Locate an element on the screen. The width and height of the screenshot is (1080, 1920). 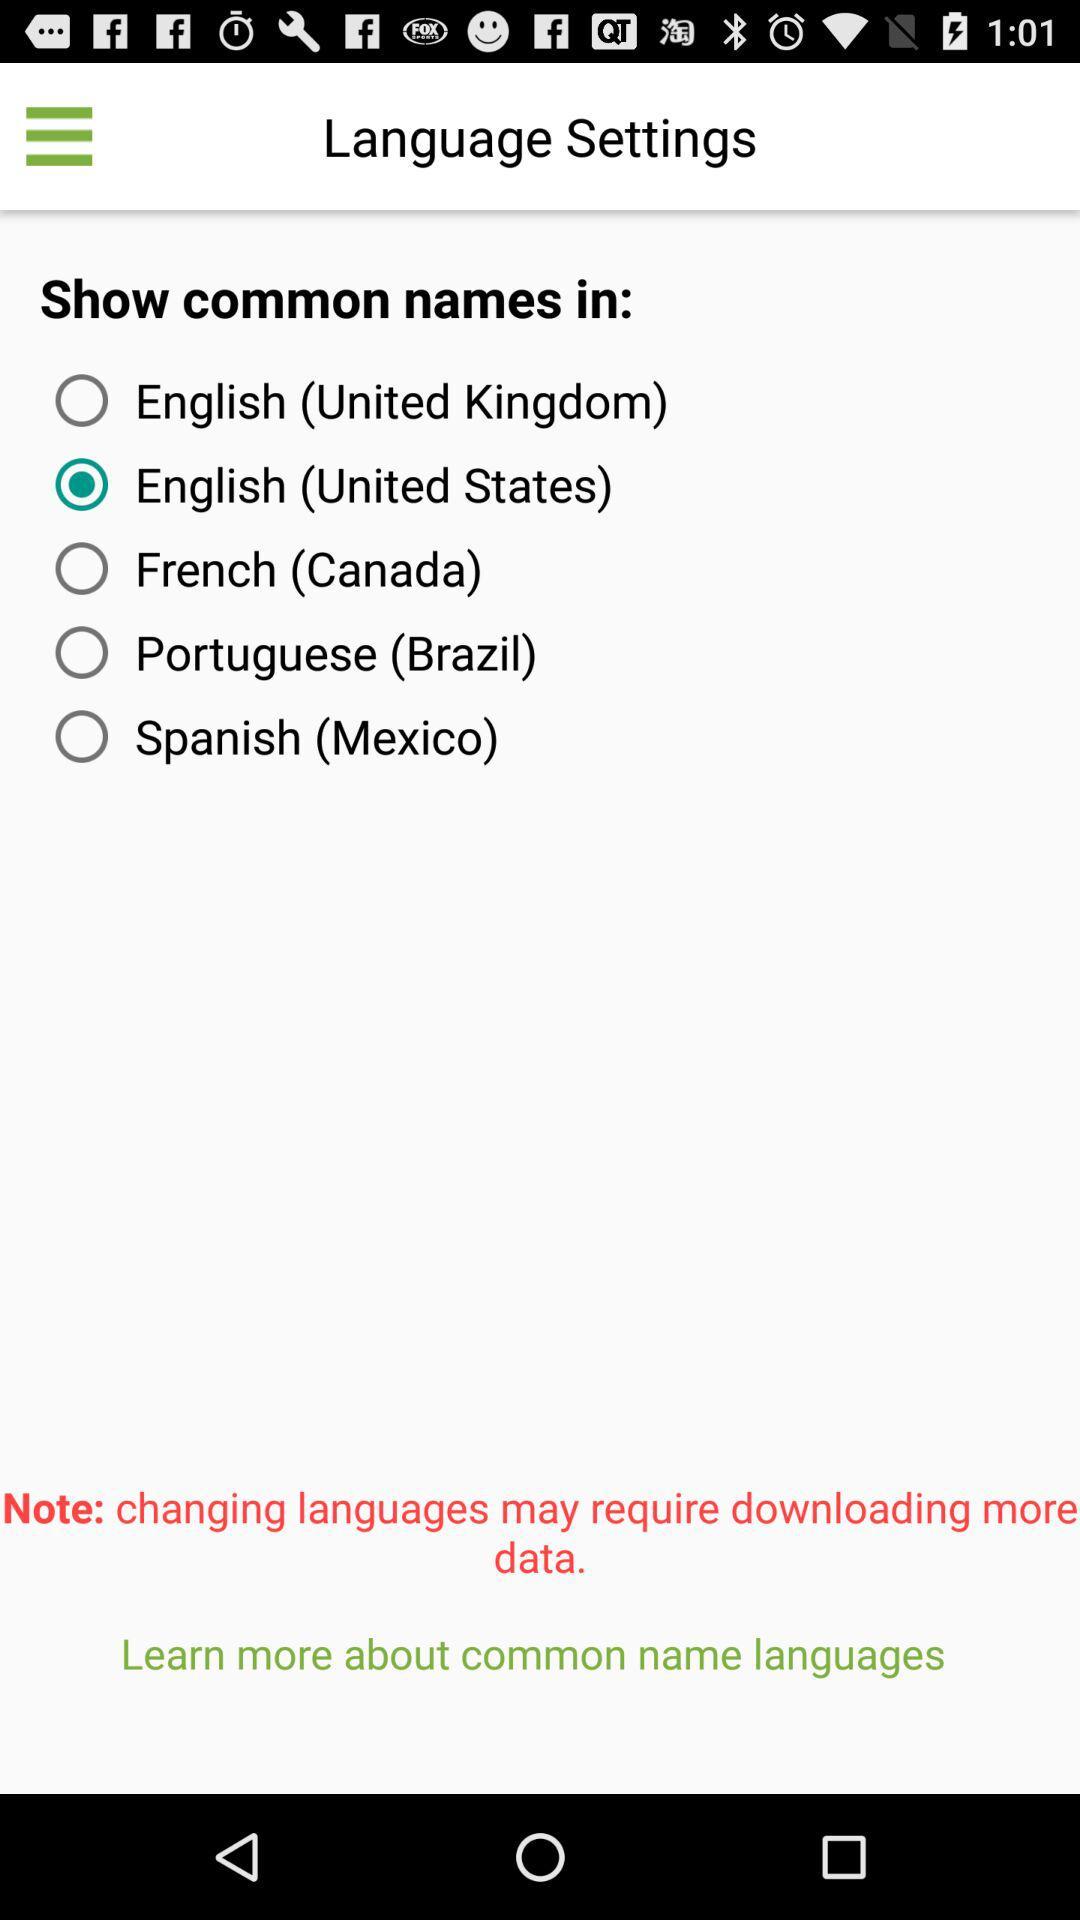
the item above spanish (mexico) item is located at coordinates (292, 652).